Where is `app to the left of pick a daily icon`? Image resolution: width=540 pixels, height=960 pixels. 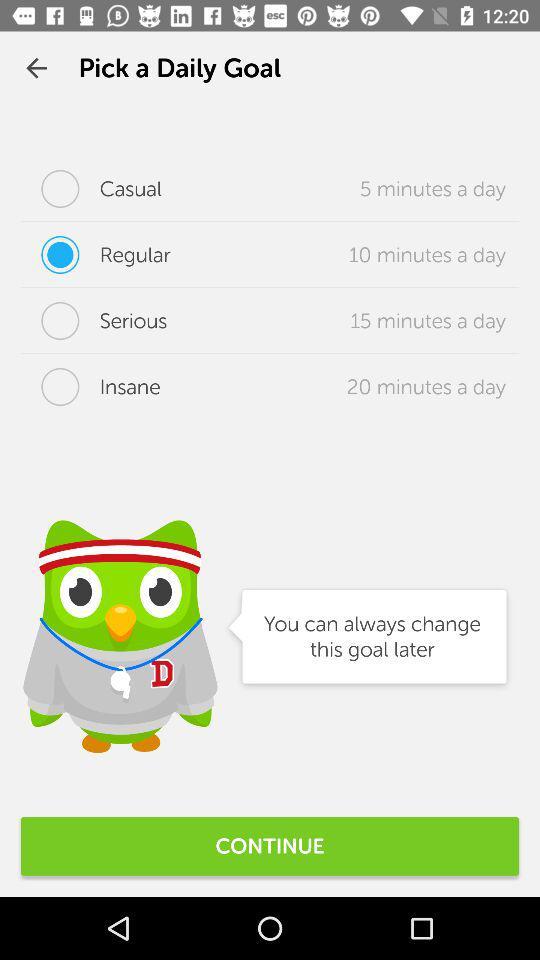
app to the left of pick a daily icon is located at coordinates (36, 68).